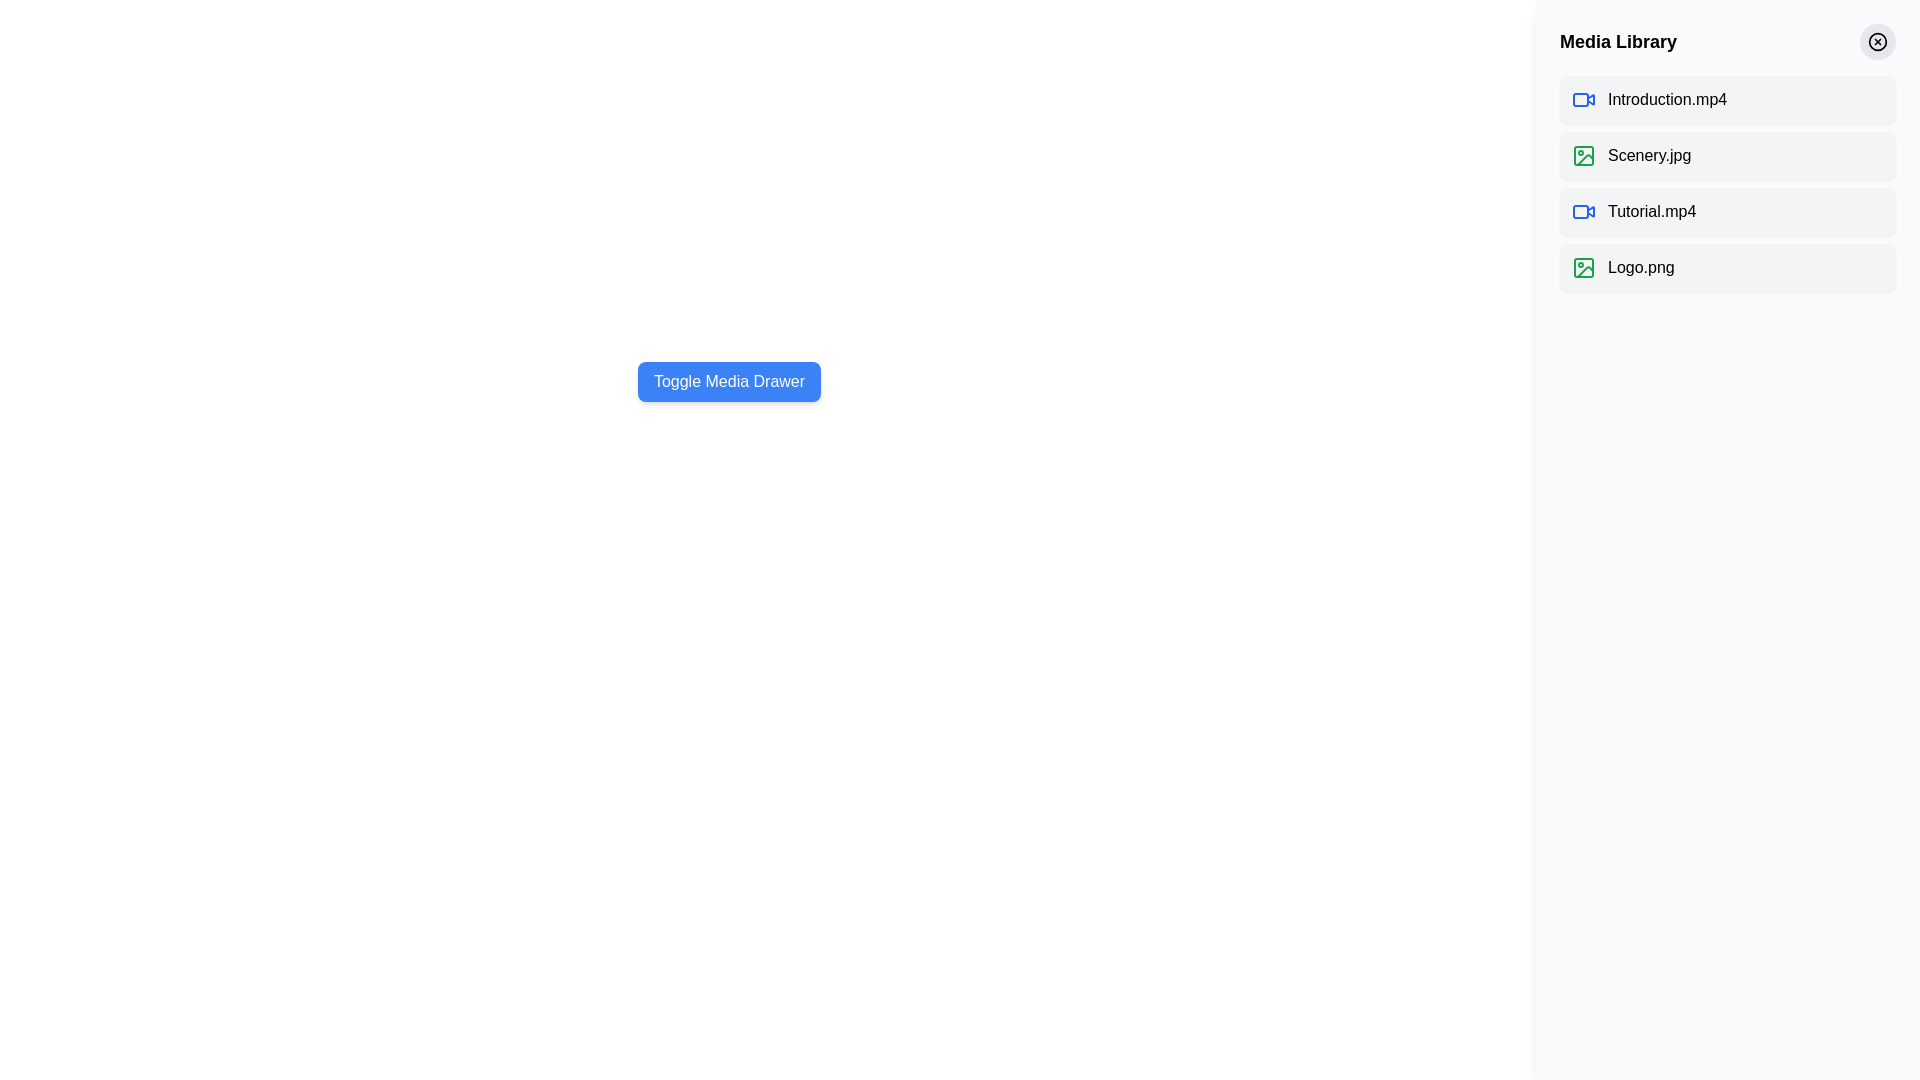 The image size is (1920, 1080). Describe the element at coordinates (1641, 266) in the screenshot. I see `the Text label displaying the name 'Logo.png', which is the fourth line in the Media Library panel` at that location.